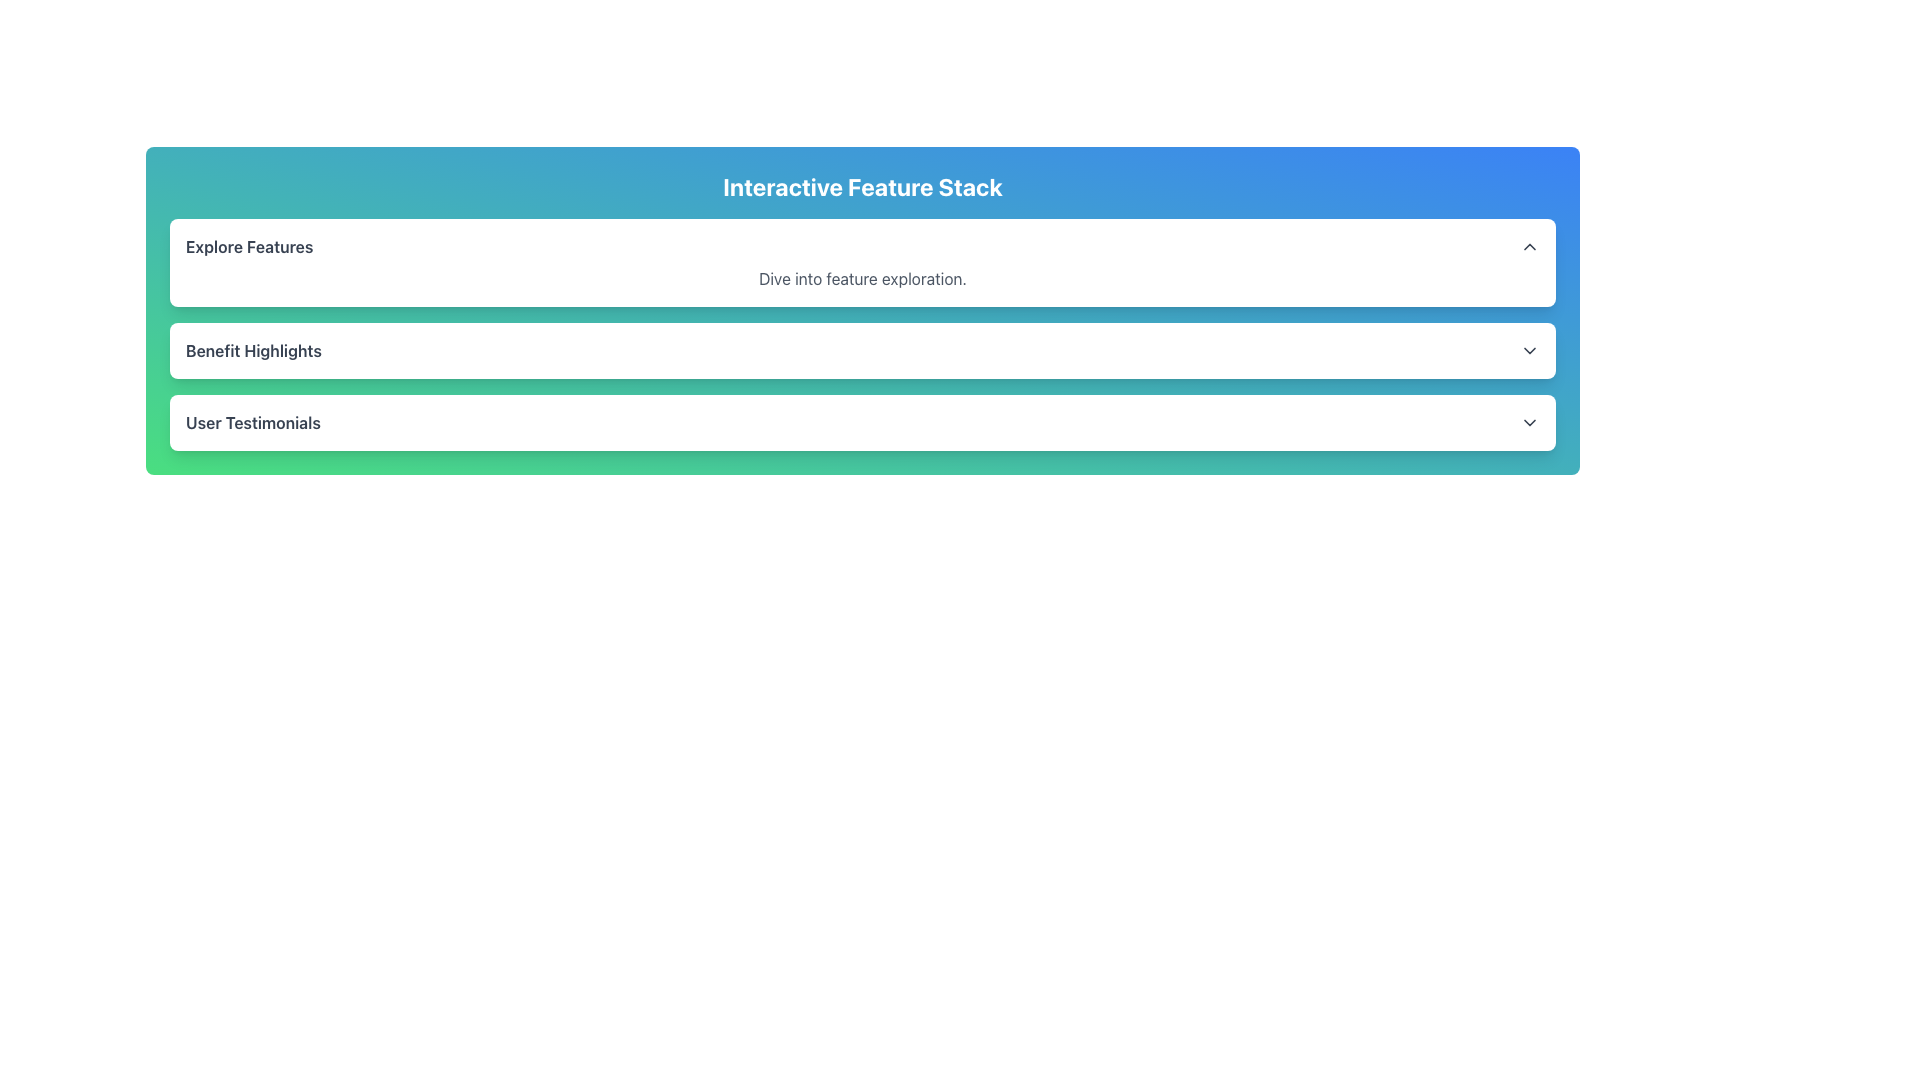  What do you see at coordinates (1529, 350) in the screenshot?
I see `the downward pointing chevron icon located at the far-right end of the 'Benefit Highlights' list item` at bounding box center [1529, 350].